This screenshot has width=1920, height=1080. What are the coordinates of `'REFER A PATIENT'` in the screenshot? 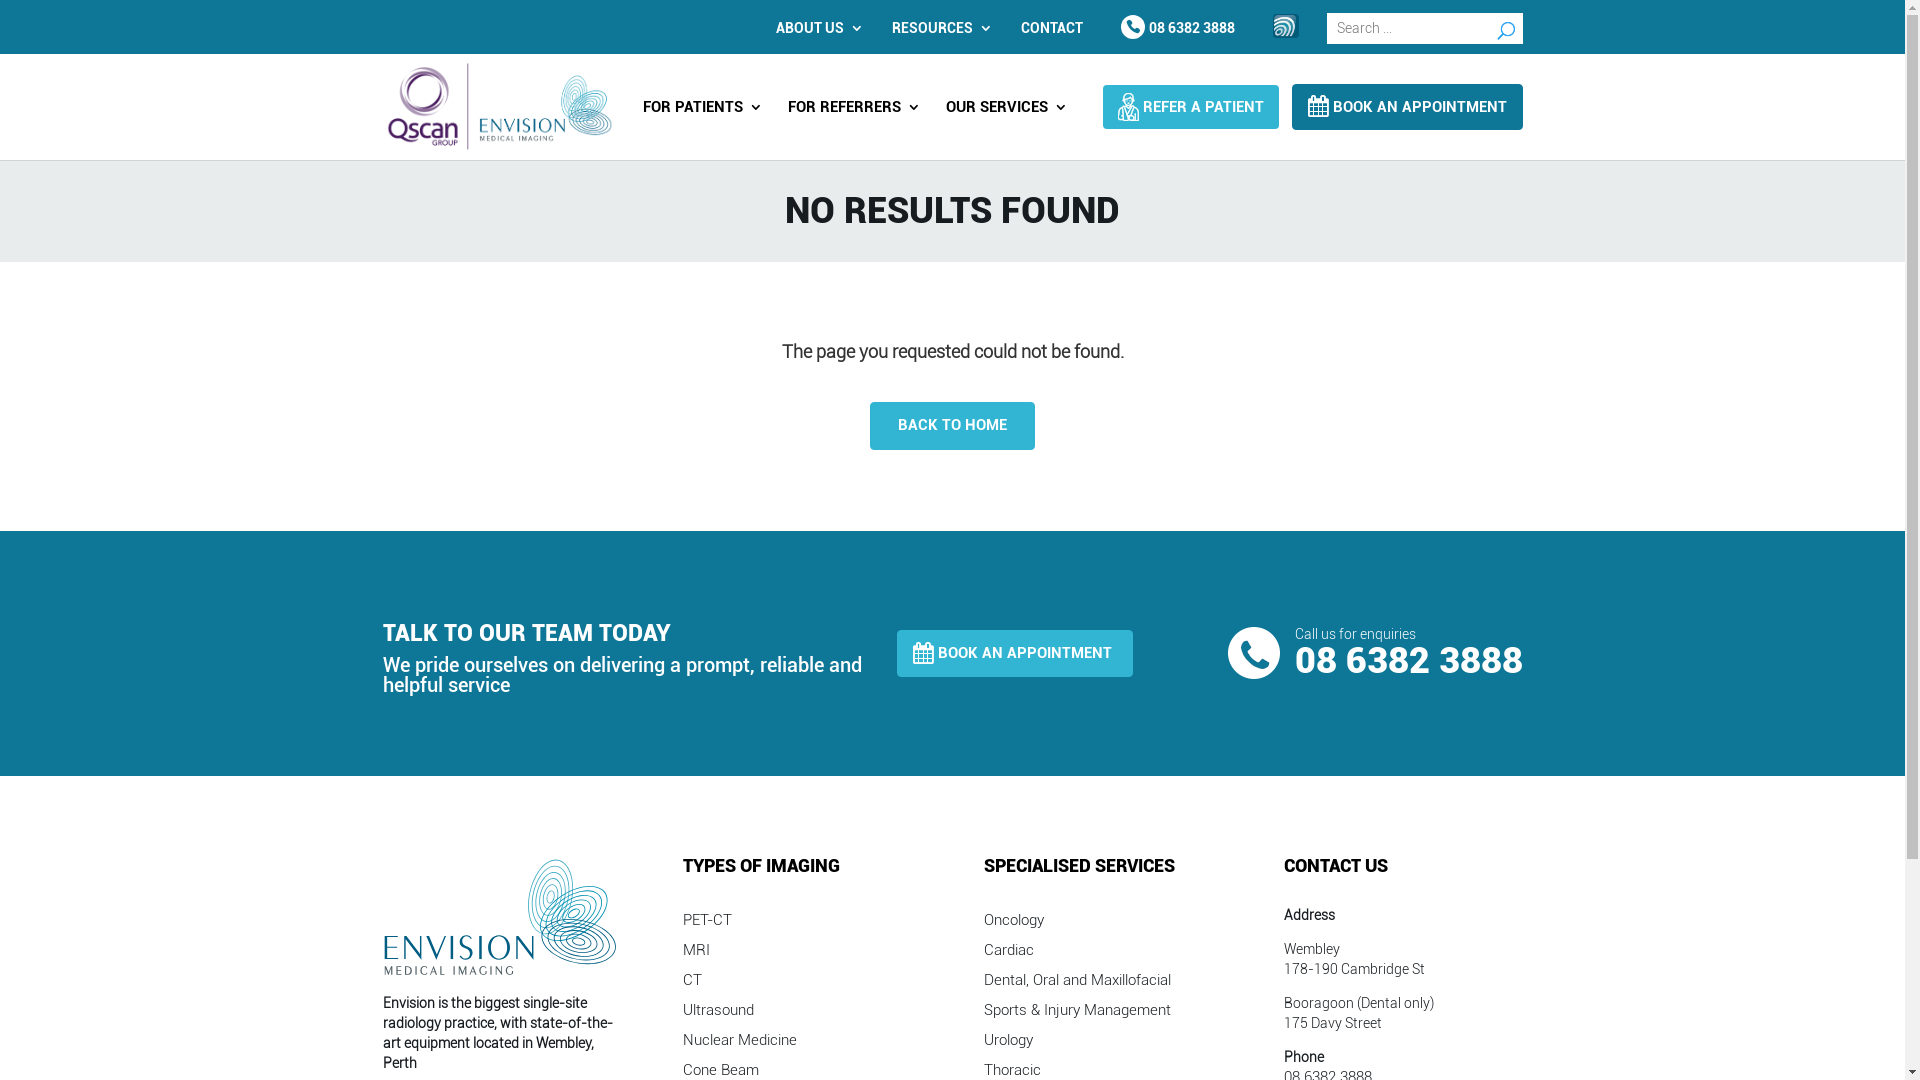 It's located at (1190, 107).